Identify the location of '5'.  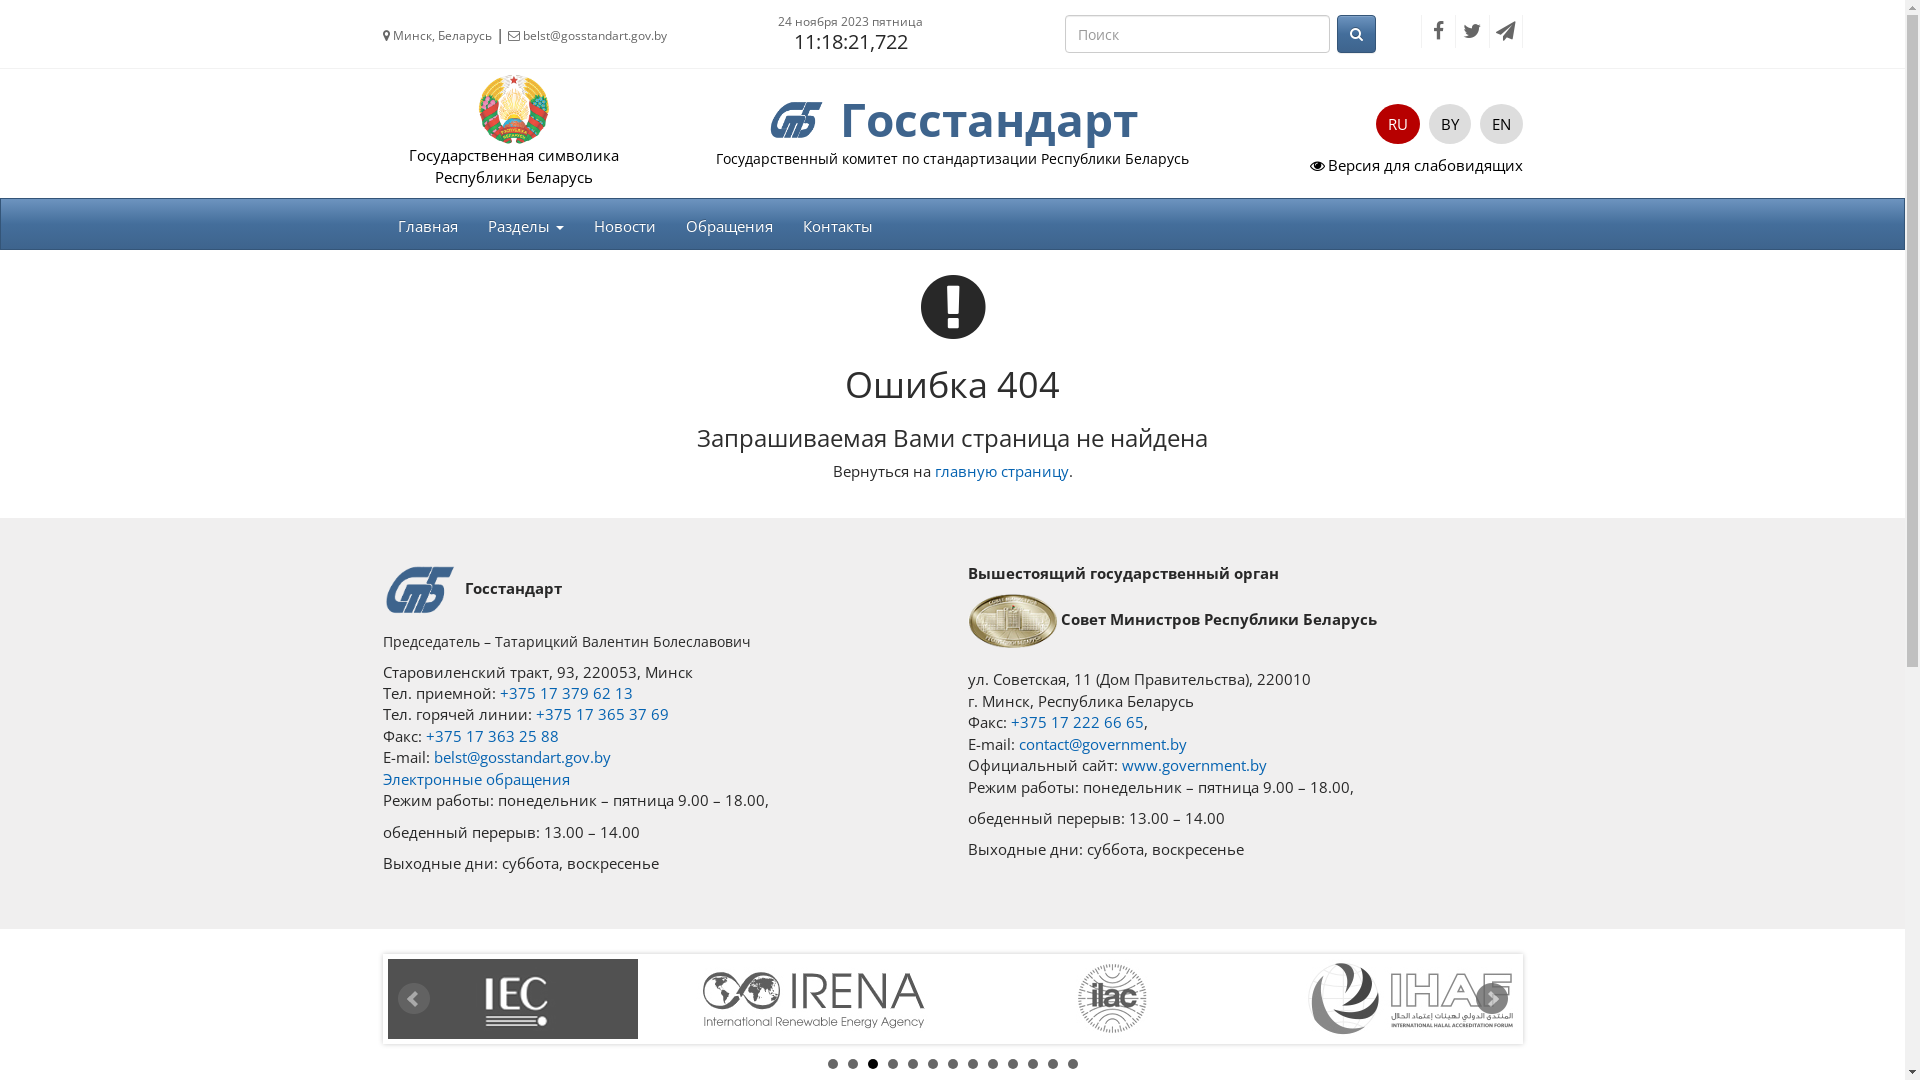
(911, 1063).